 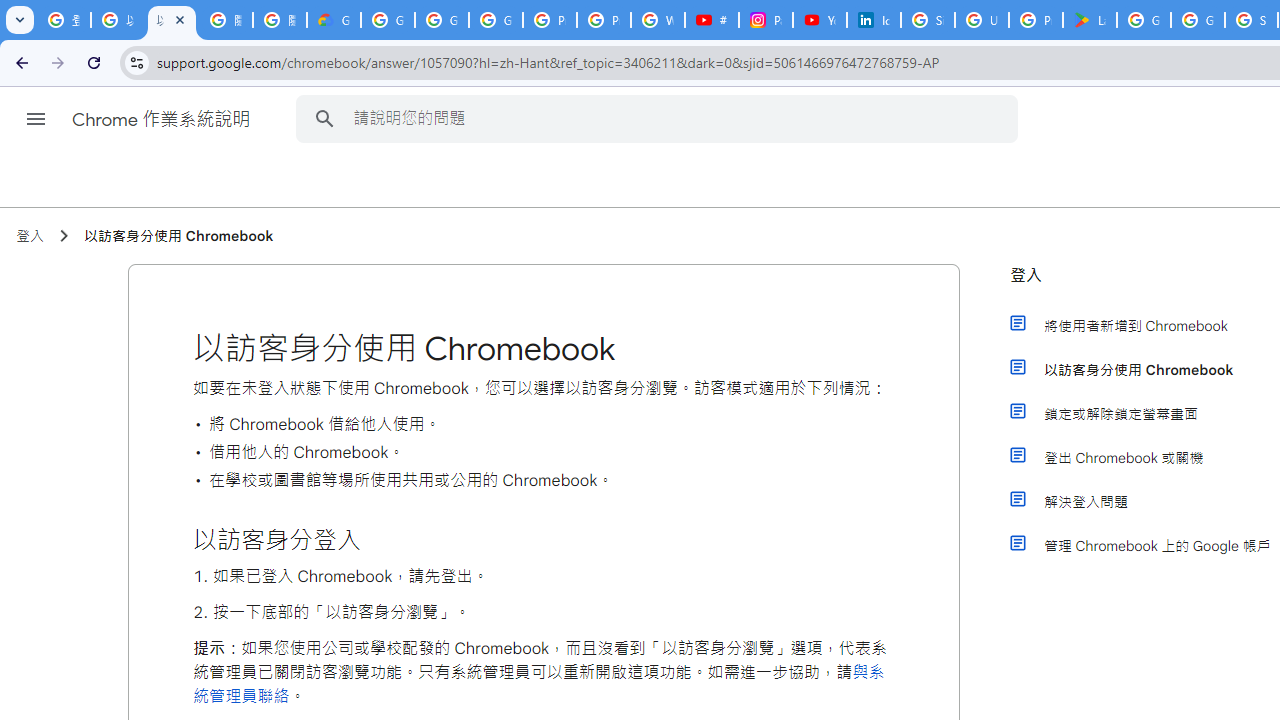 I want to click on 'Last Shelter: Survival - Apps on Google Play', so click(x=1088, y=20).